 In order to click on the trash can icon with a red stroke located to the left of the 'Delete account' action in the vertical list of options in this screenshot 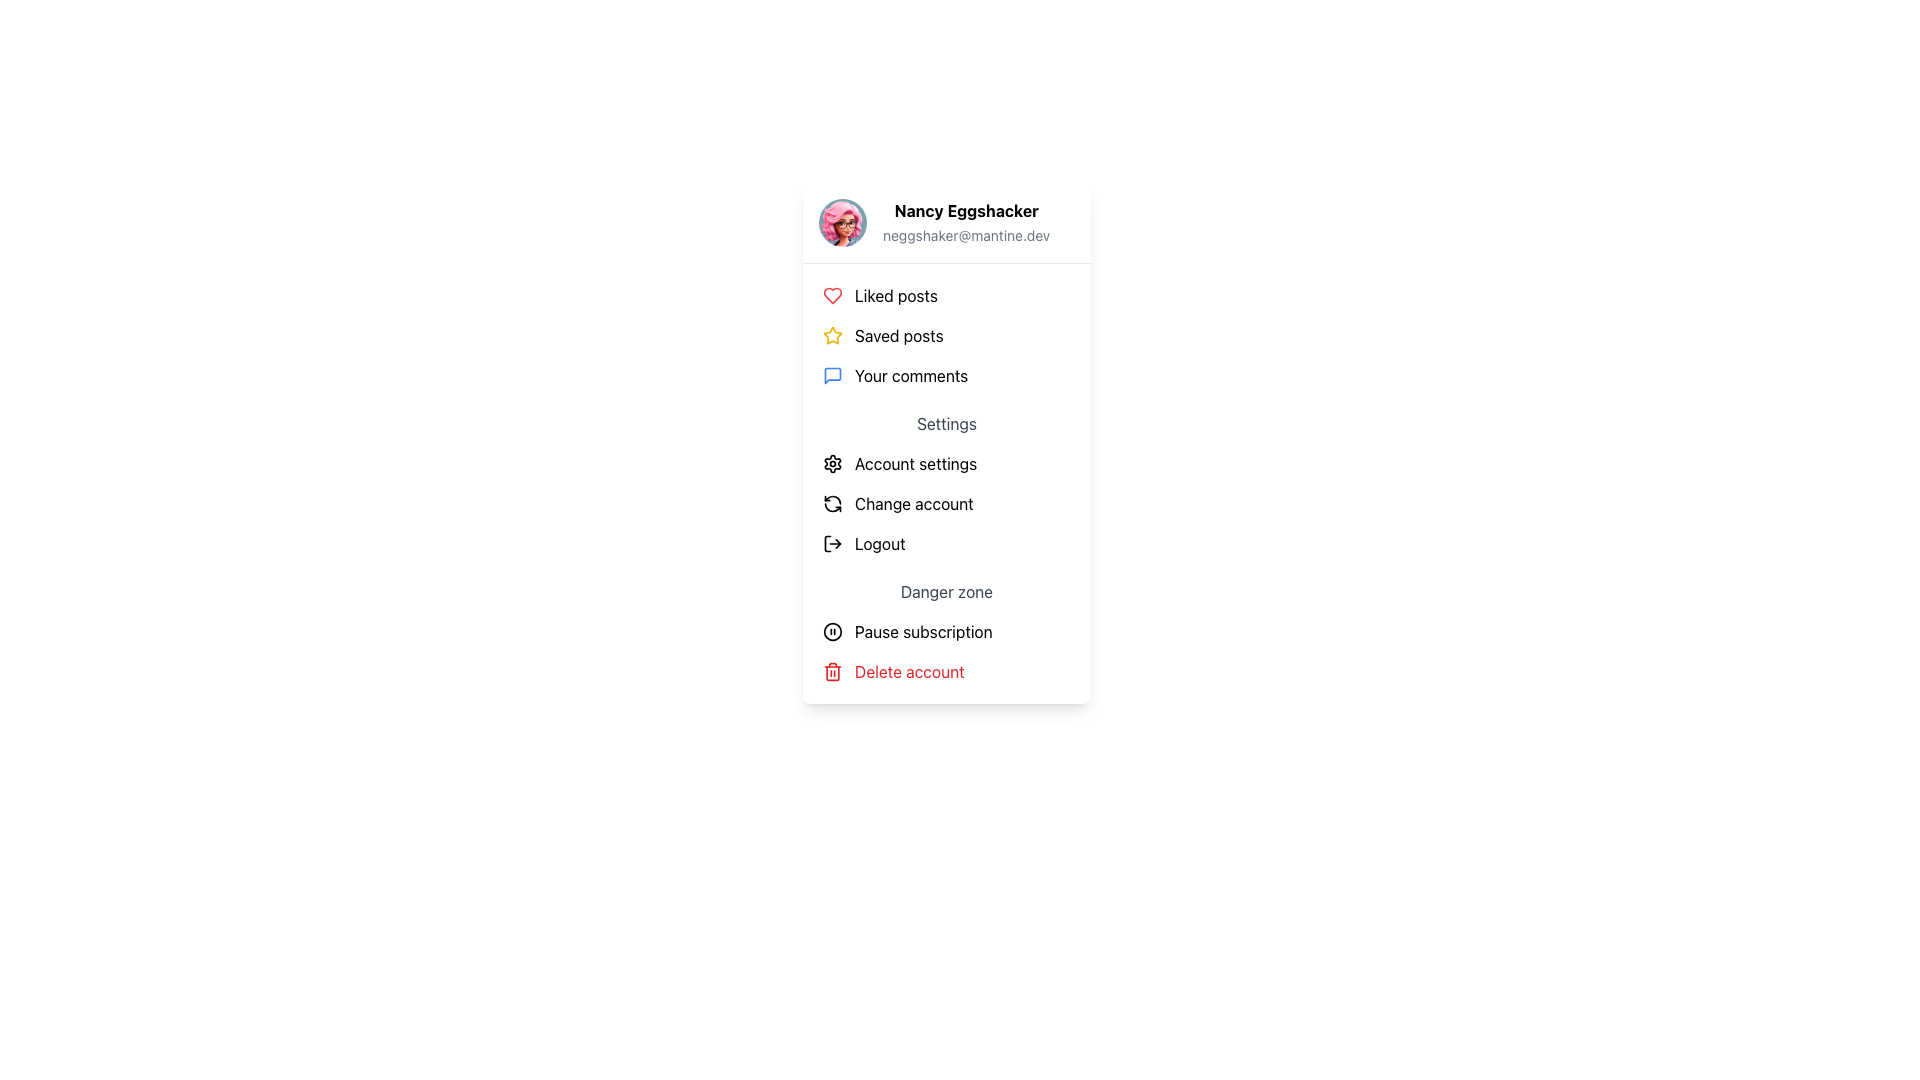, I will do `click(833, 671)`.